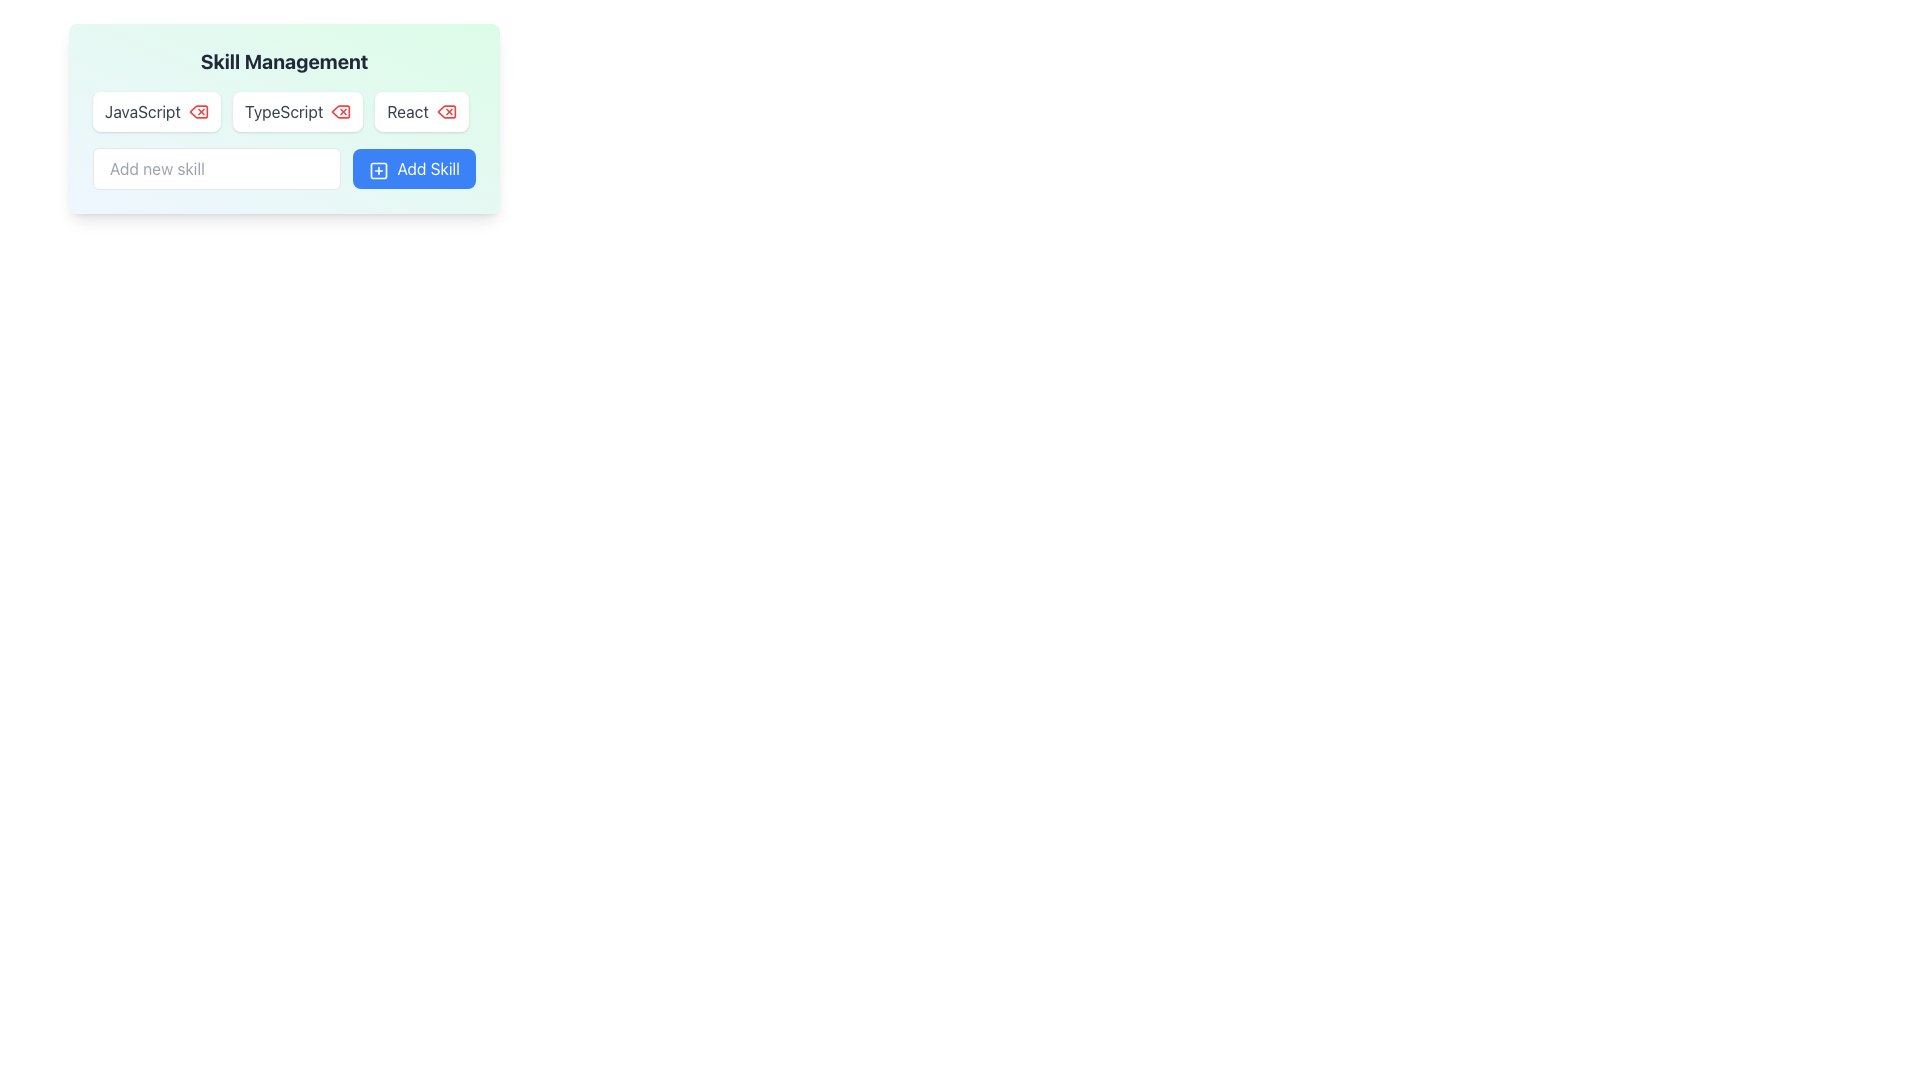 This screenshot has width=1920, height=1080. I want to click on the 'TypeScript' skill item, so click(297, 111).